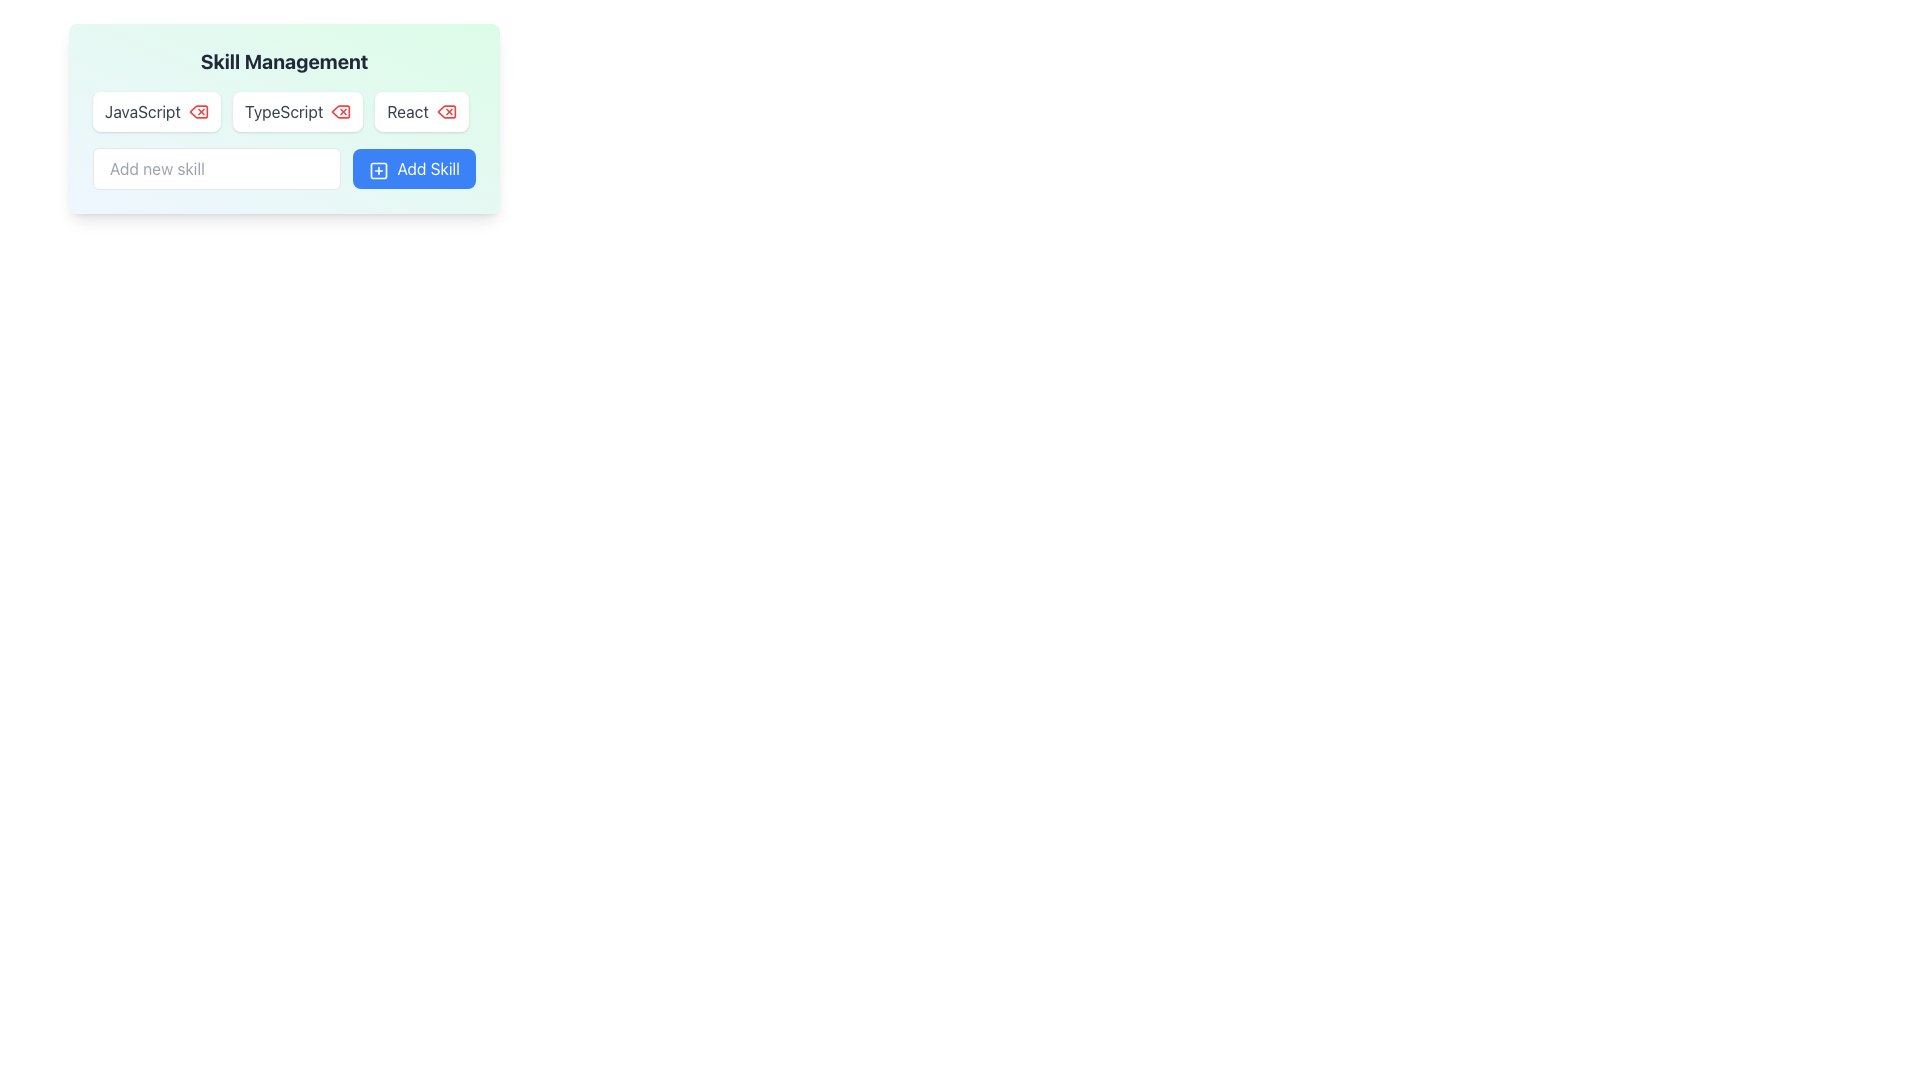 This screenshot has width=1920, height=1080. I want to click on the 'TypeScript' skill item, so click(297, 111).